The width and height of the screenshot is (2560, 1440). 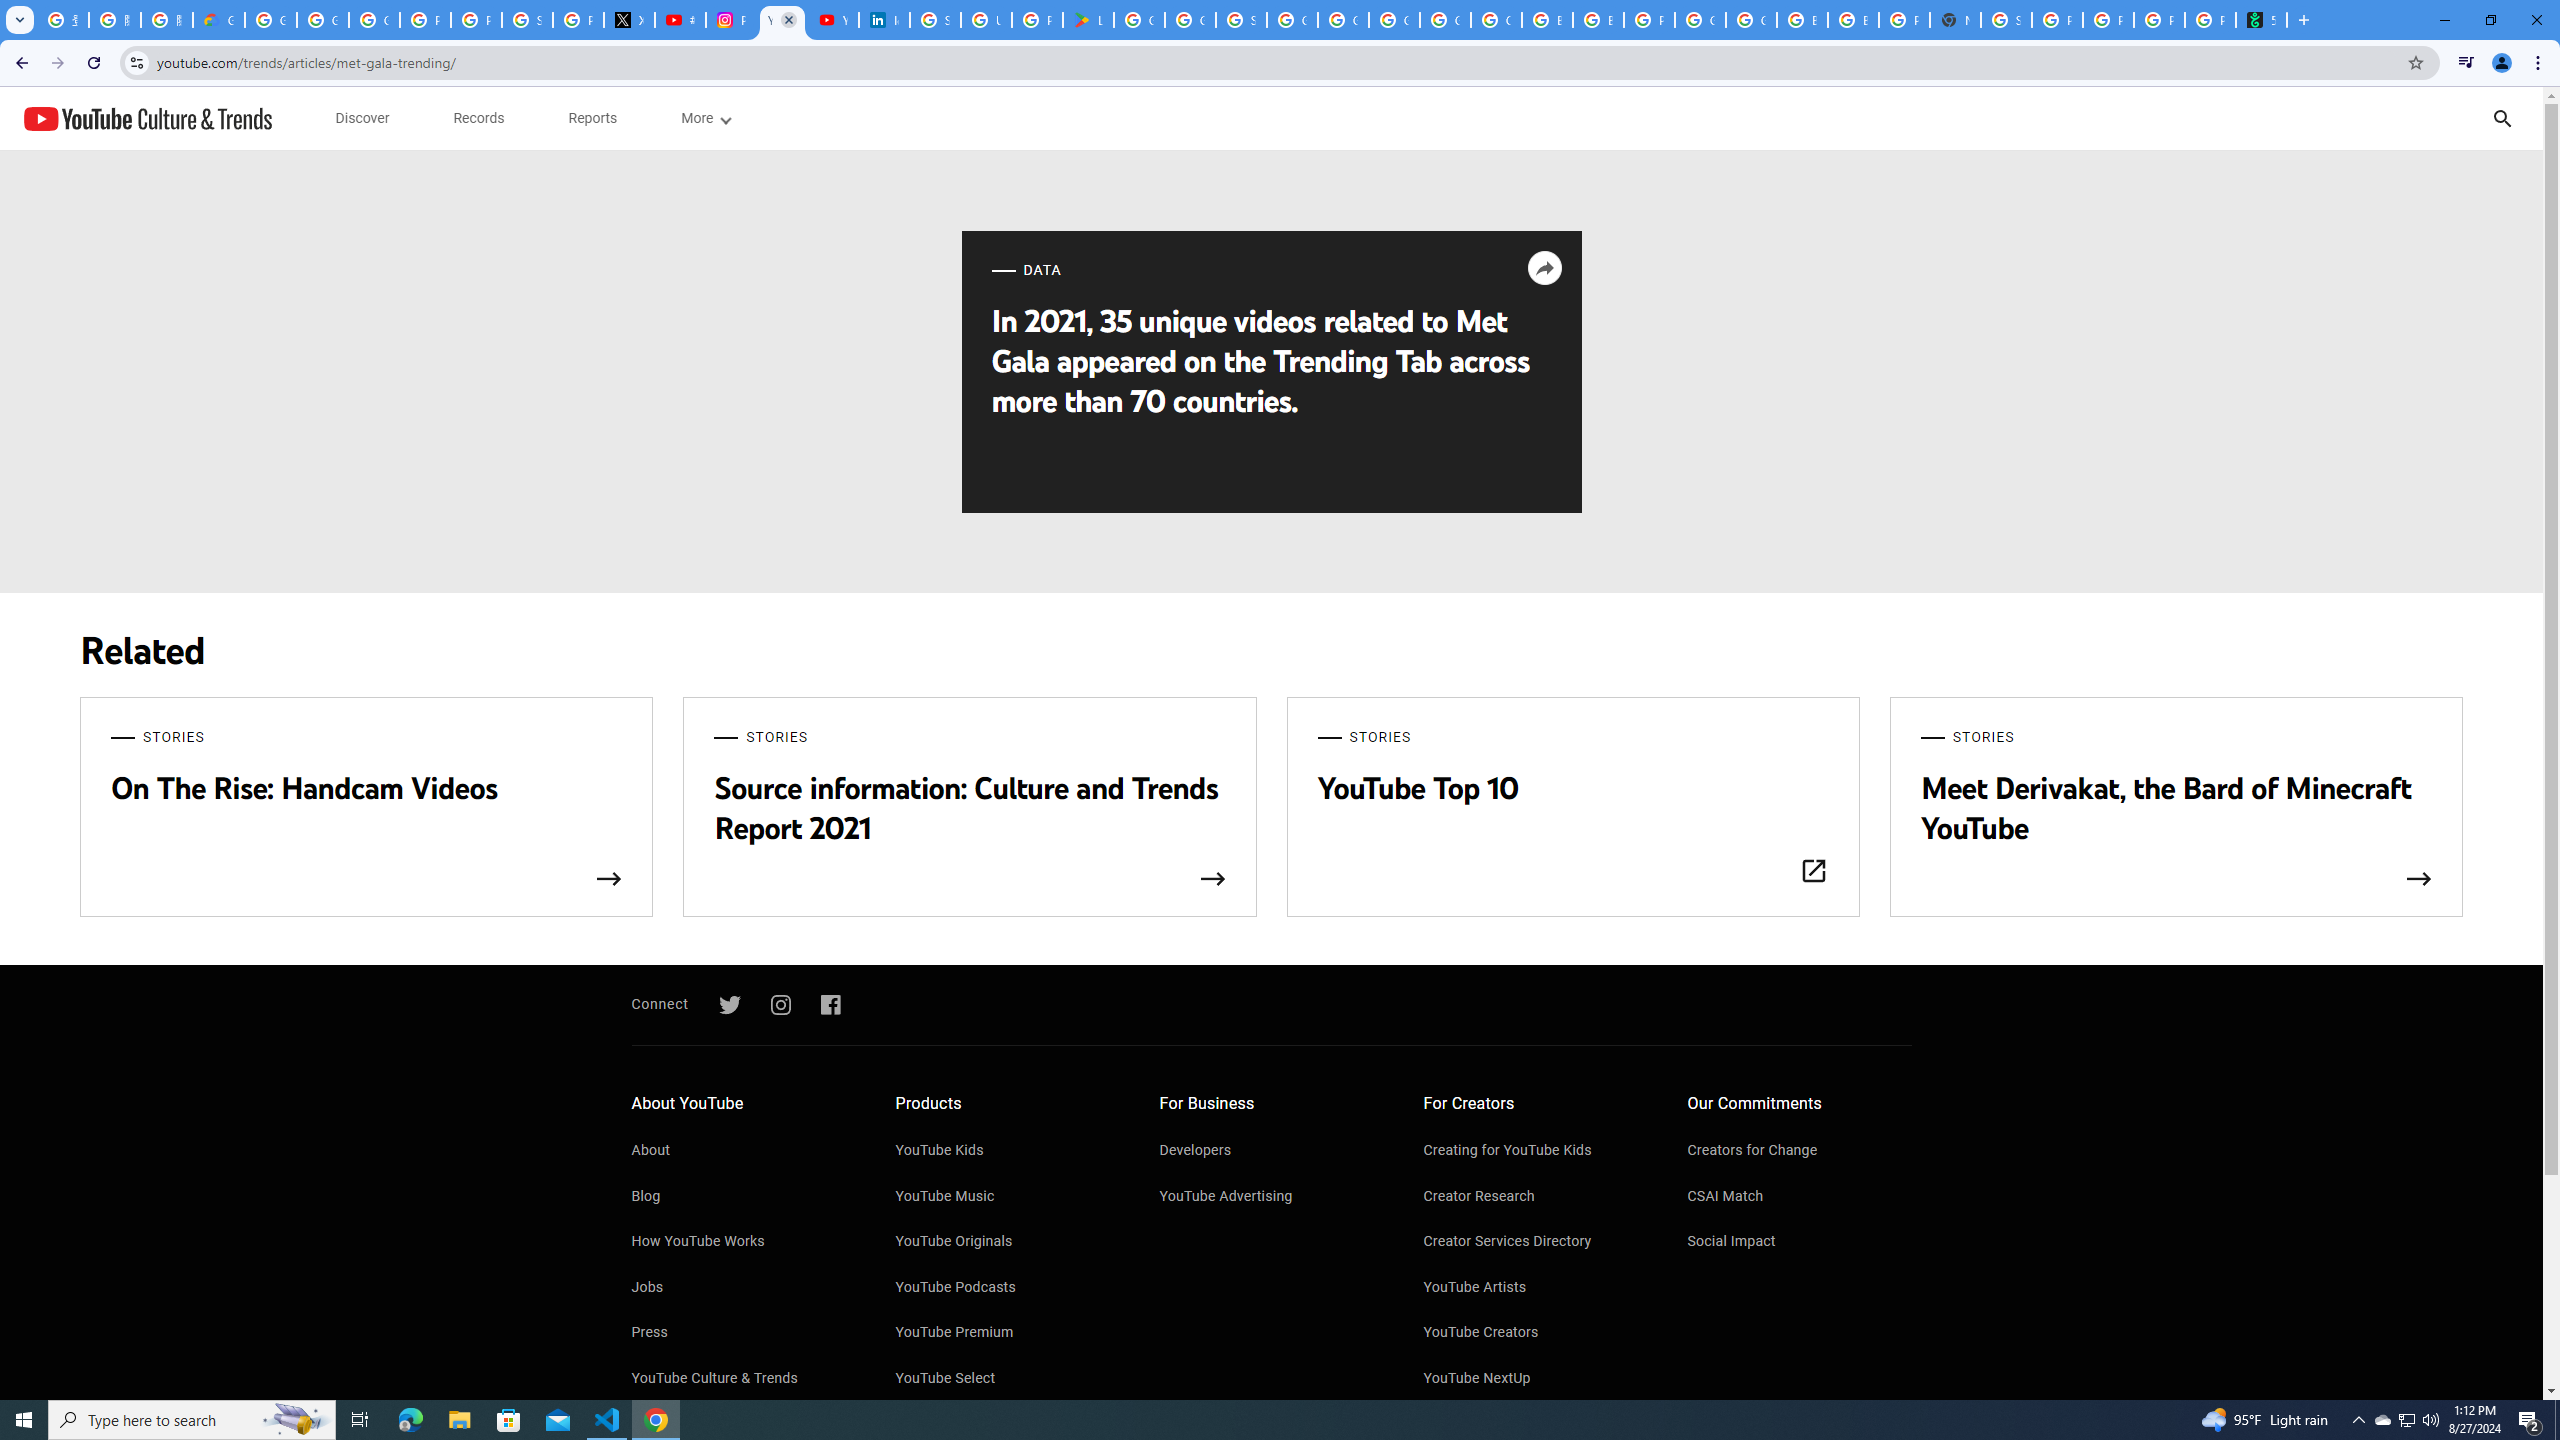 What do you see at coordinates (1798, 1152) in the screenshot?
I see `'Creators for Change'` at bounding box center [1798, 1152].